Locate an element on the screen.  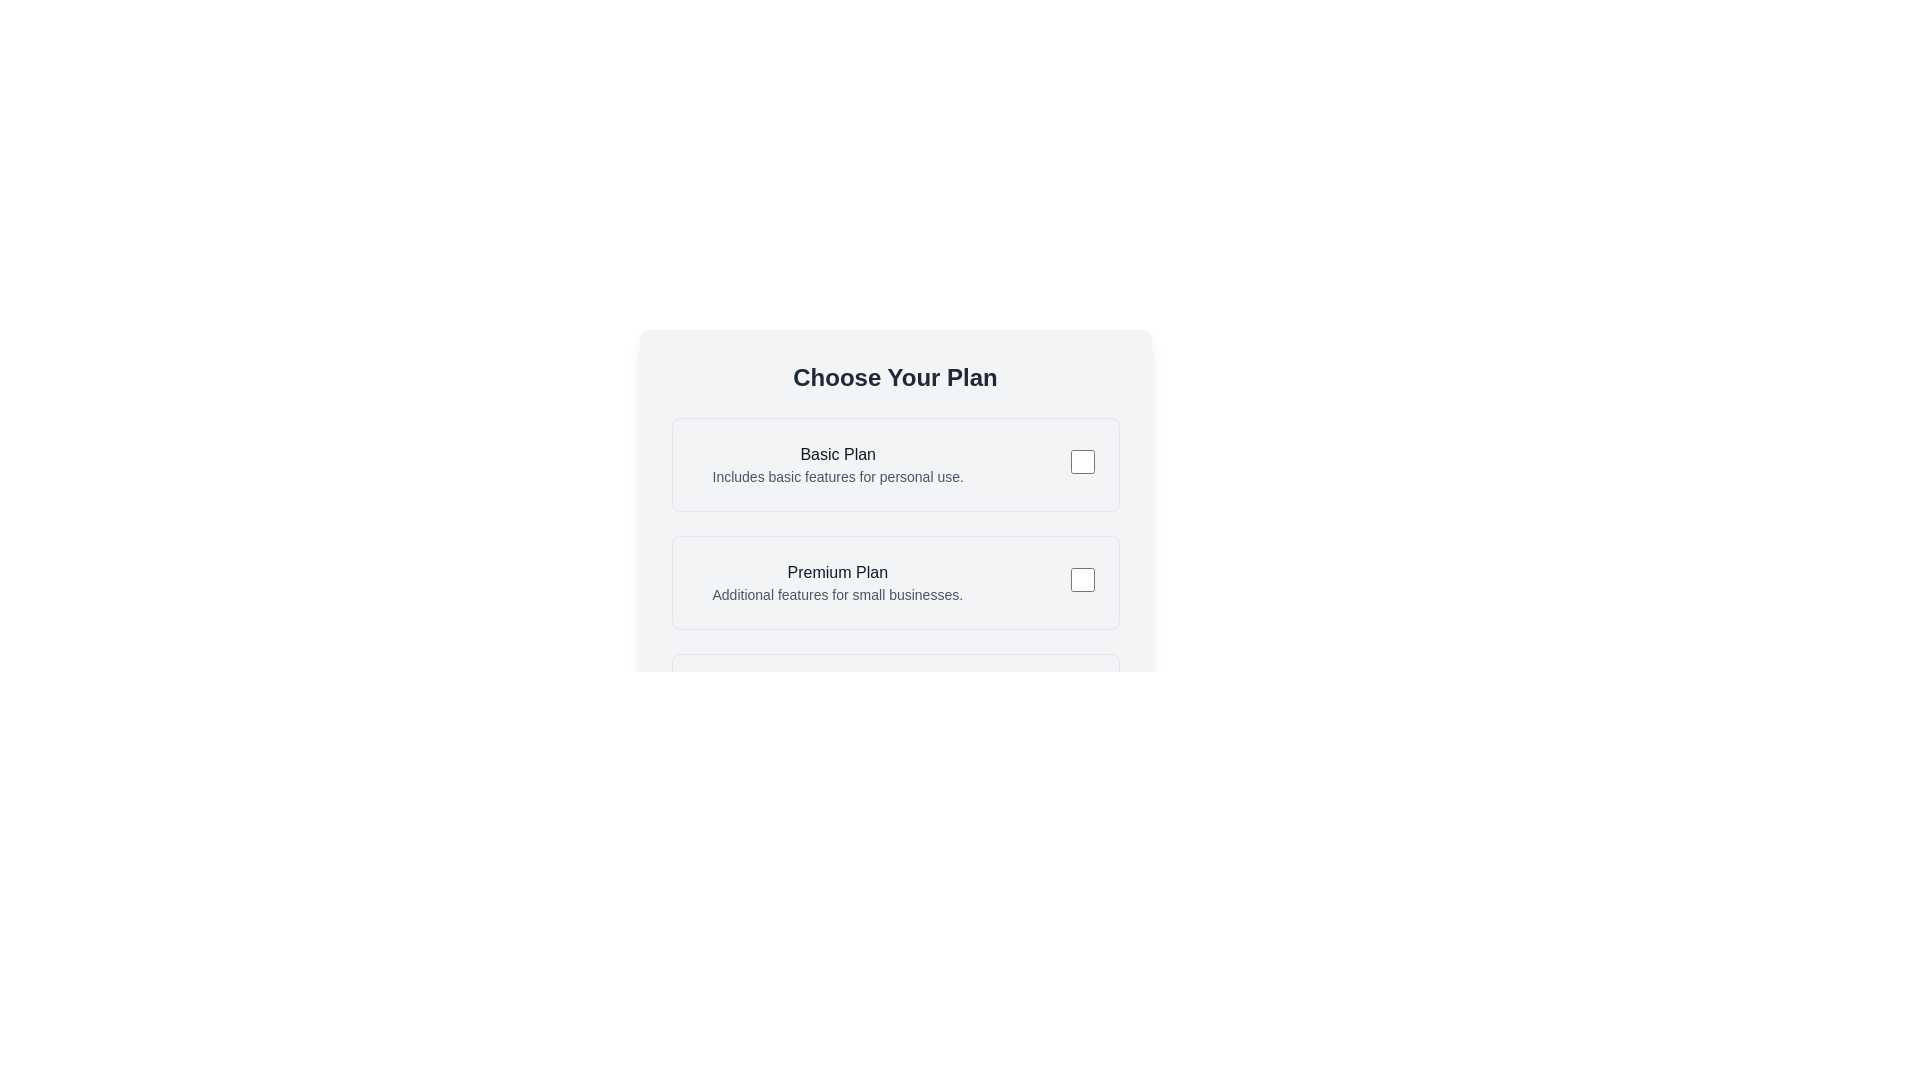
details of the 'Premium Plan' option, which includes the text 'Premium Plan' and 'Additional features for small businesses.' located in the second option of the plans list is located at coordinates (837, 582).